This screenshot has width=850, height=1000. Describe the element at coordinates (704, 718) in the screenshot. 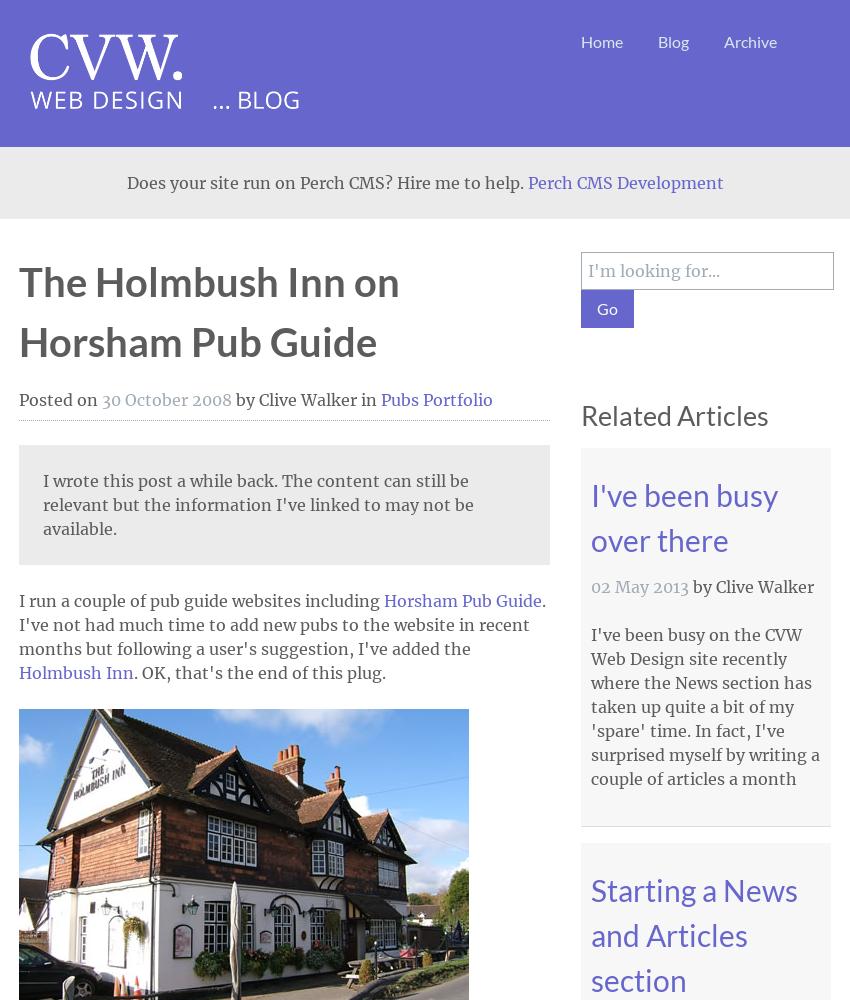

I see `'Web Design site recently where the News section has taken up quite a bit of my 'spare' time. In fact, I've surprised myself by writing a couple of articles a month'` at that location.